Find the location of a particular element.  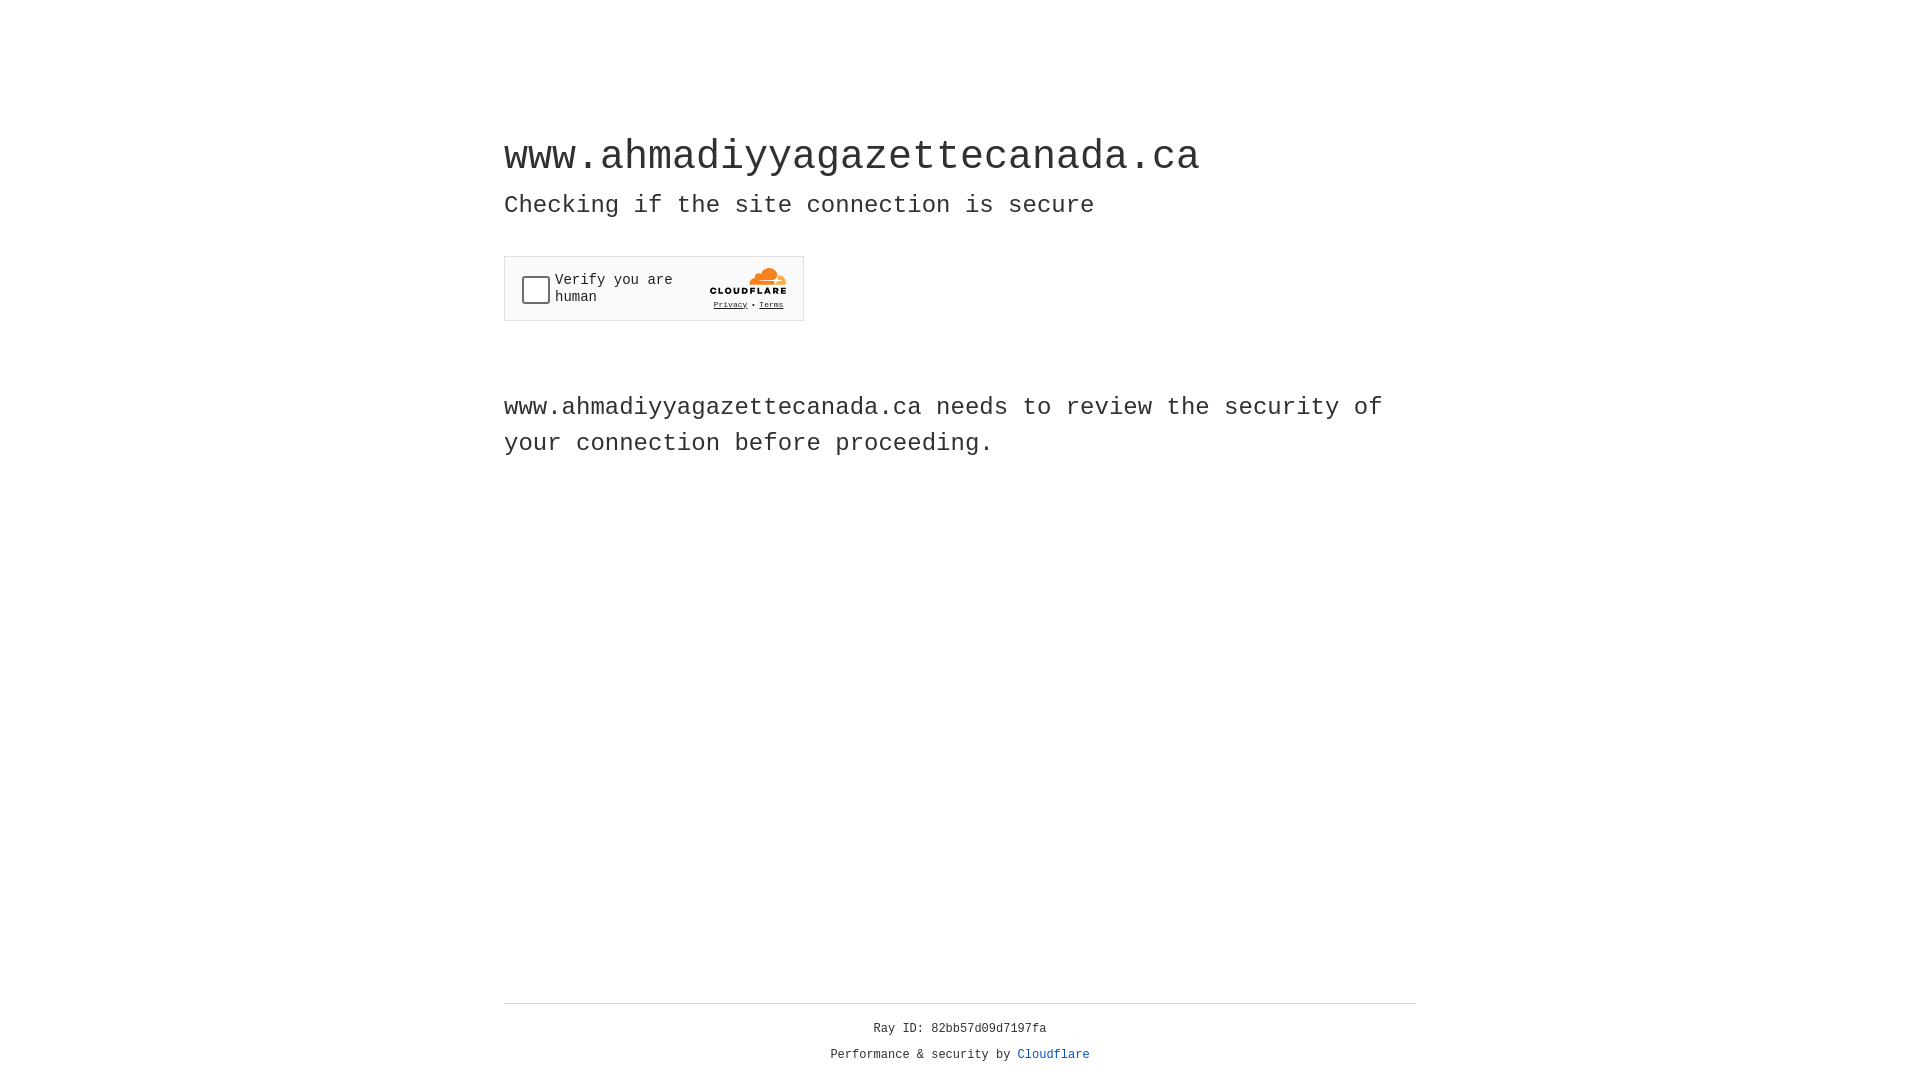

'Widget containing a Cloudflare security challenge' is located at coordinates (653, 288).